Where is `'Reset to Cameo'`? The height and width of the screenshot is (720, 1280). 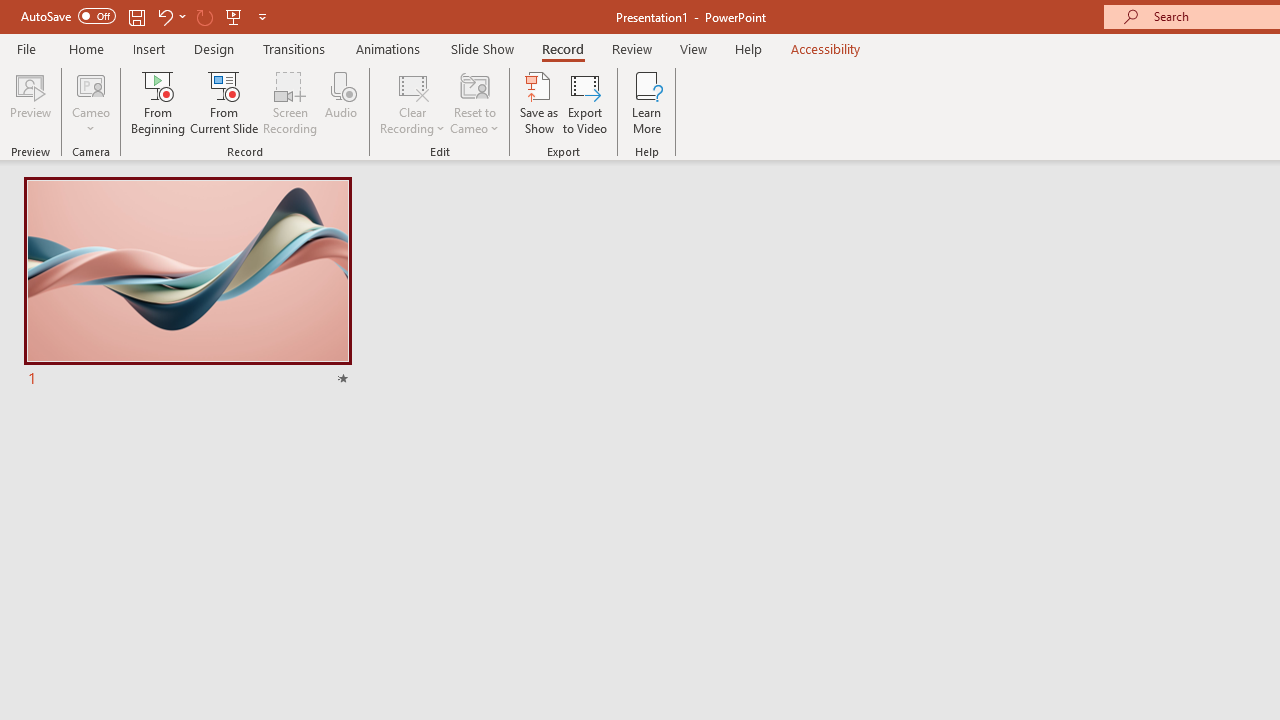
'Reset to Cameo' is located at coordinates (473, 103).